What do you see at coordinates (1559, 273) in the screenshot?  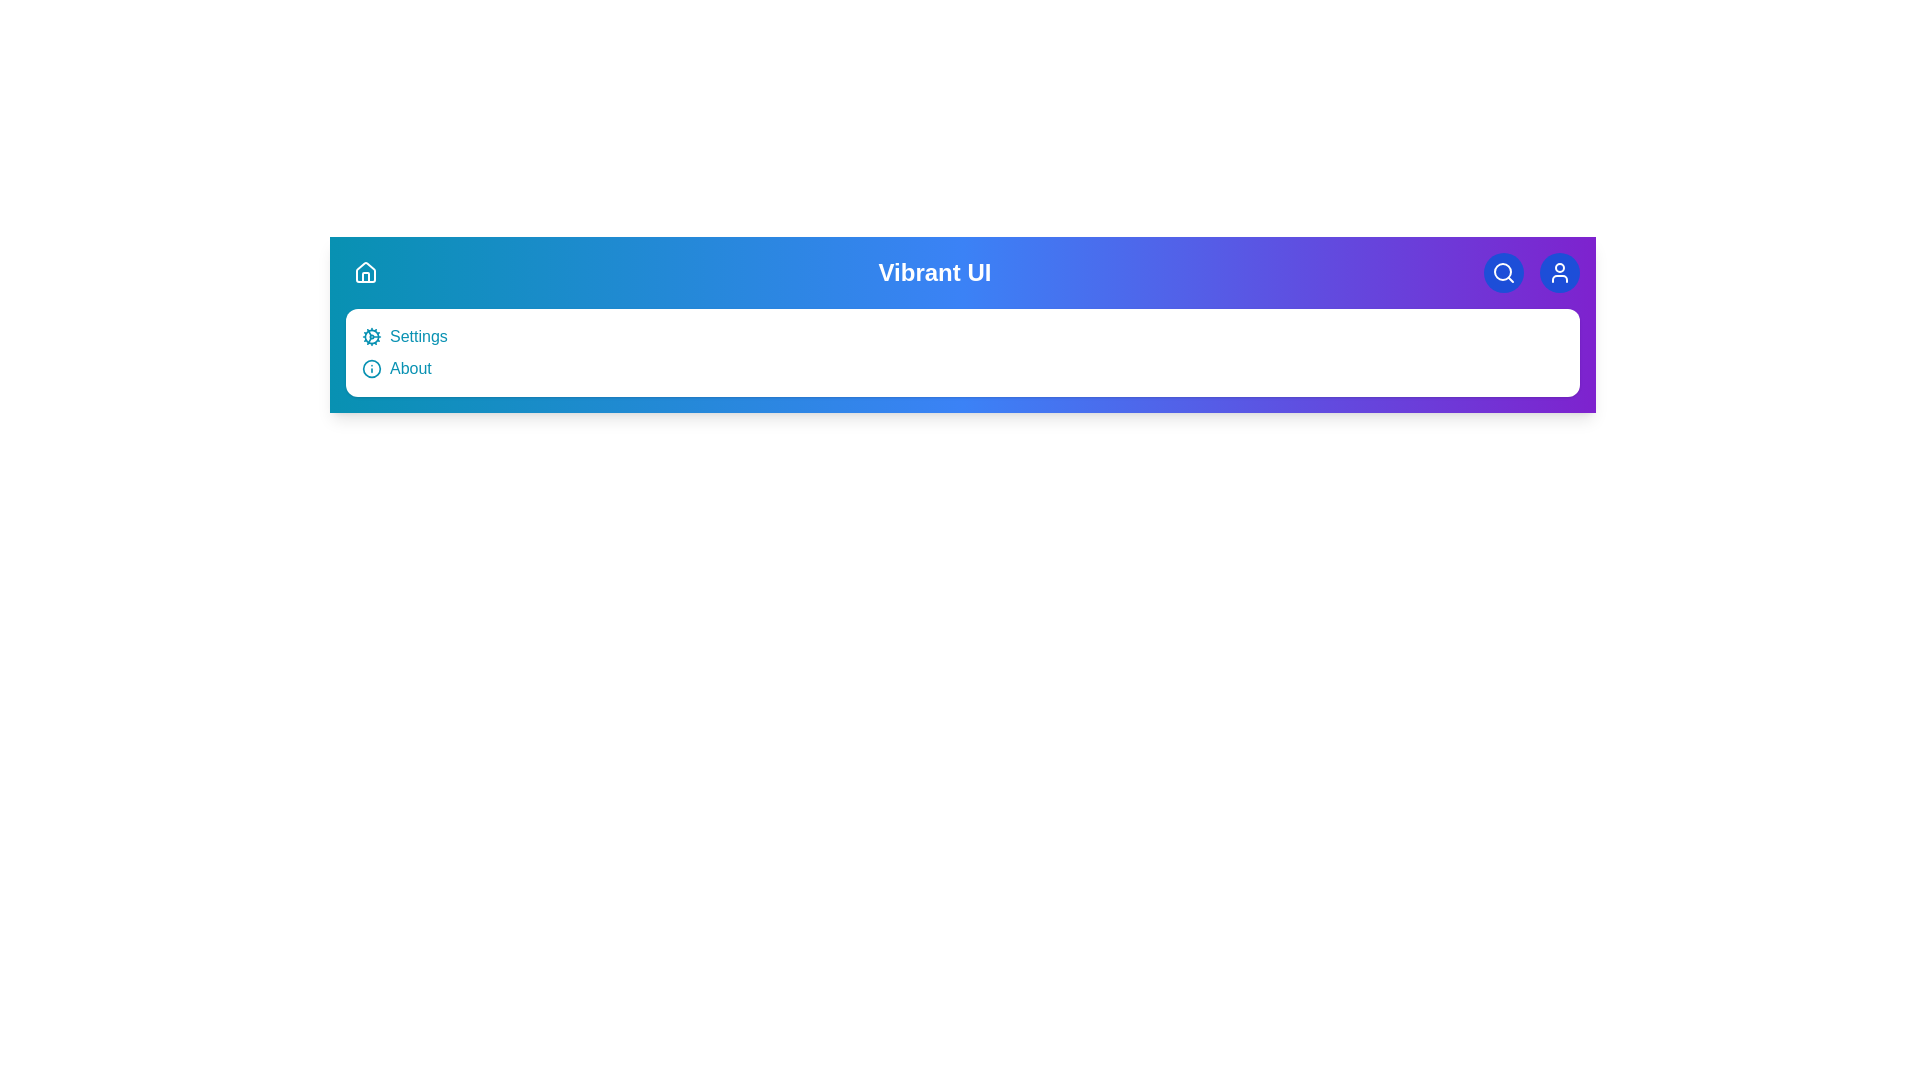 I see `the profile icon button to access user-related options` at bounding box center [1559, 273].